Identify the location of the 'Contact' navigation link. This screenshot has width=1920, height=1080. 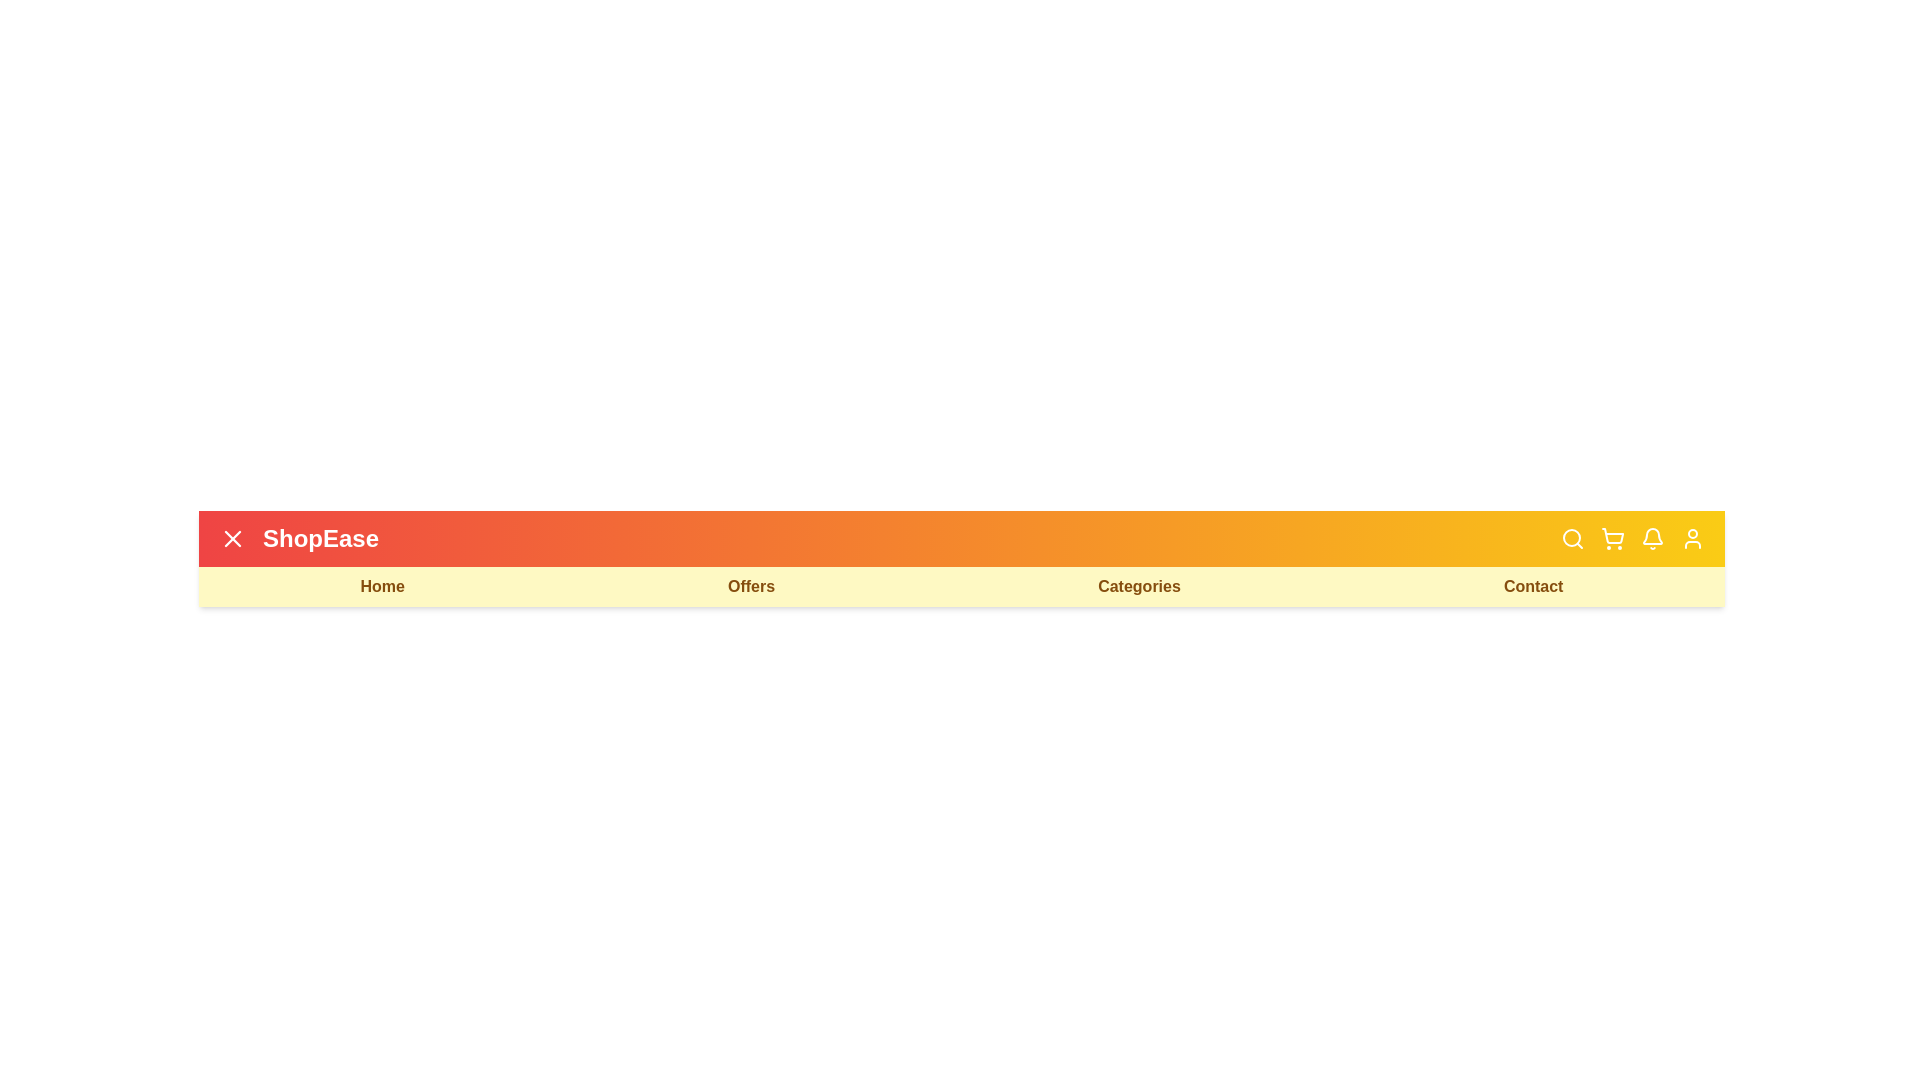
(1531, 585).